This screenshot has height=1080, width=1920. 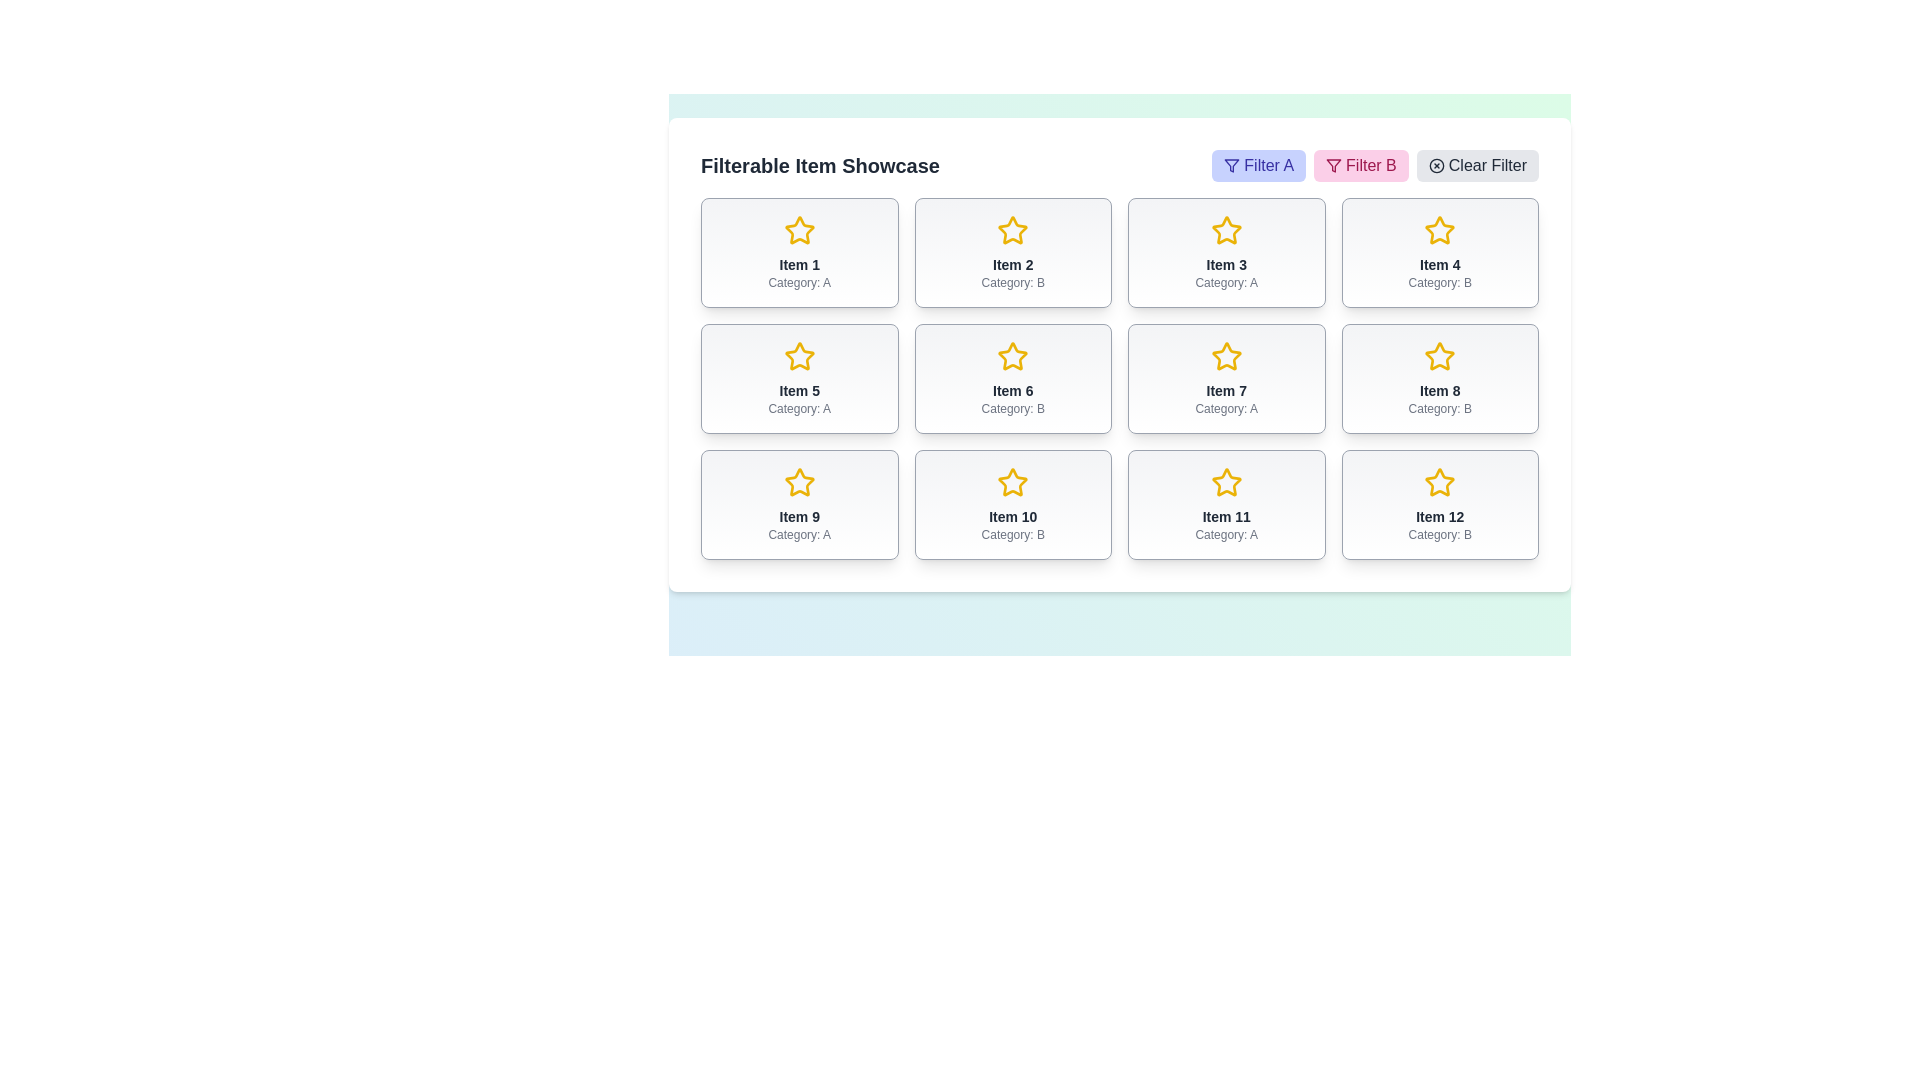 I want to click on the Card element labeled 'Item 7', so click(x=1225, y=378).